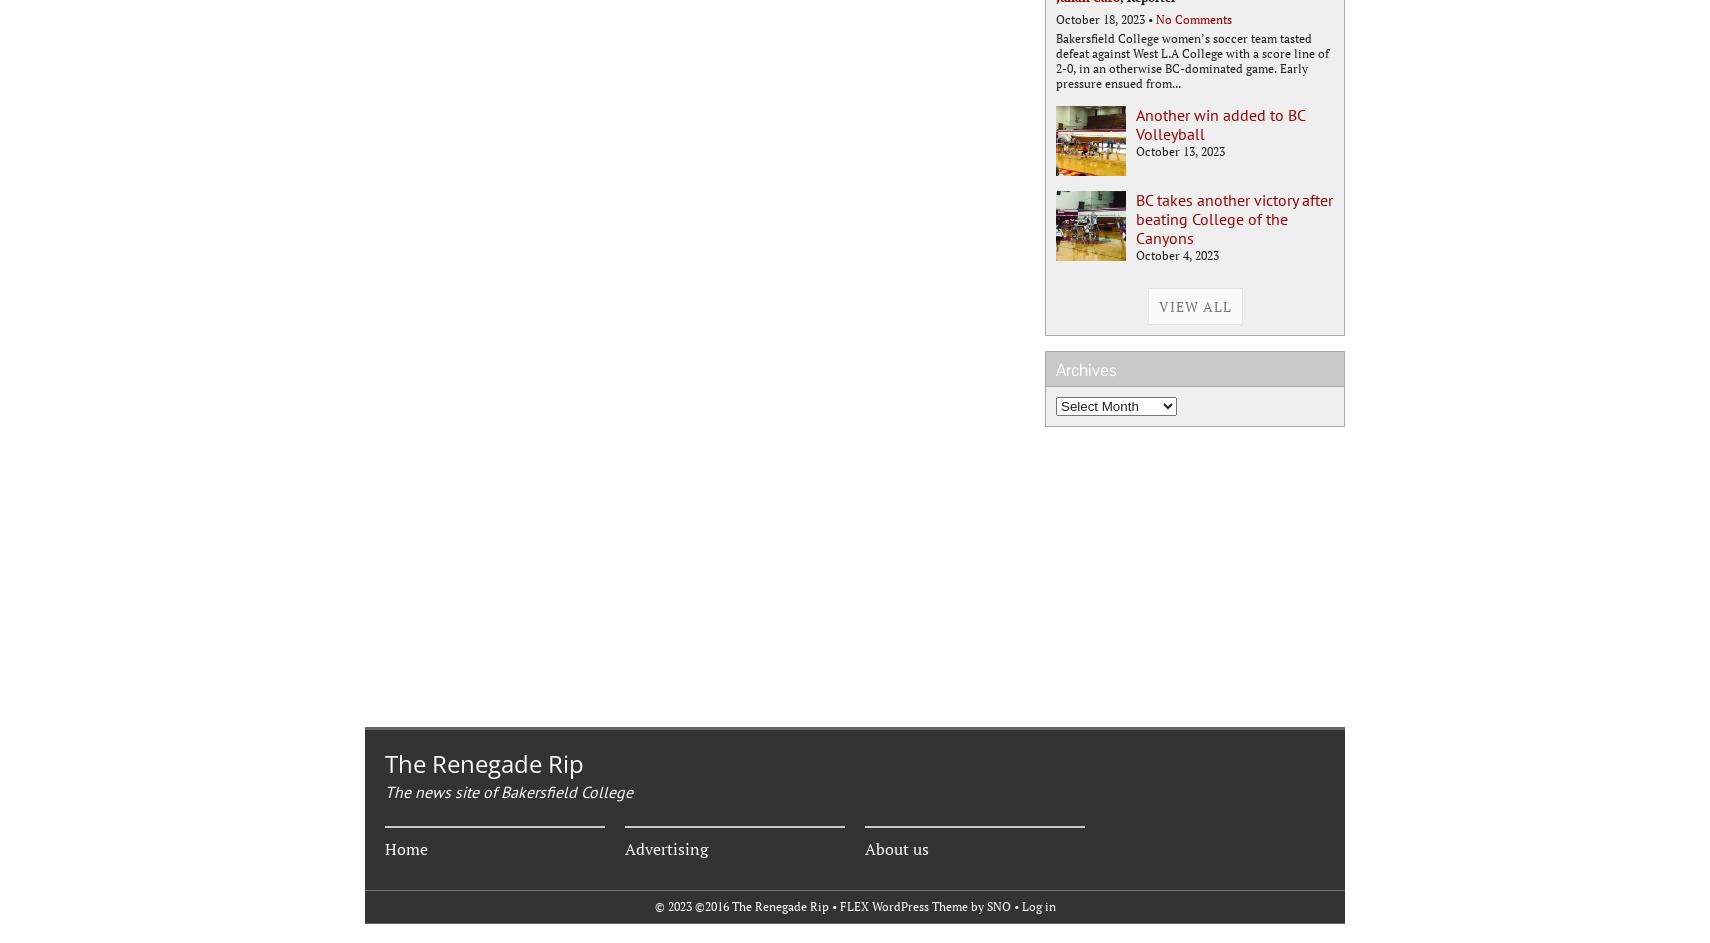 The width and height of the screenshot is (1710, 943). What do you see at coordinates (1233, 218) in the screenshot?
I see `'BC takes another victory after beating College of the Canyons'` at bounding box center [1233, 218].